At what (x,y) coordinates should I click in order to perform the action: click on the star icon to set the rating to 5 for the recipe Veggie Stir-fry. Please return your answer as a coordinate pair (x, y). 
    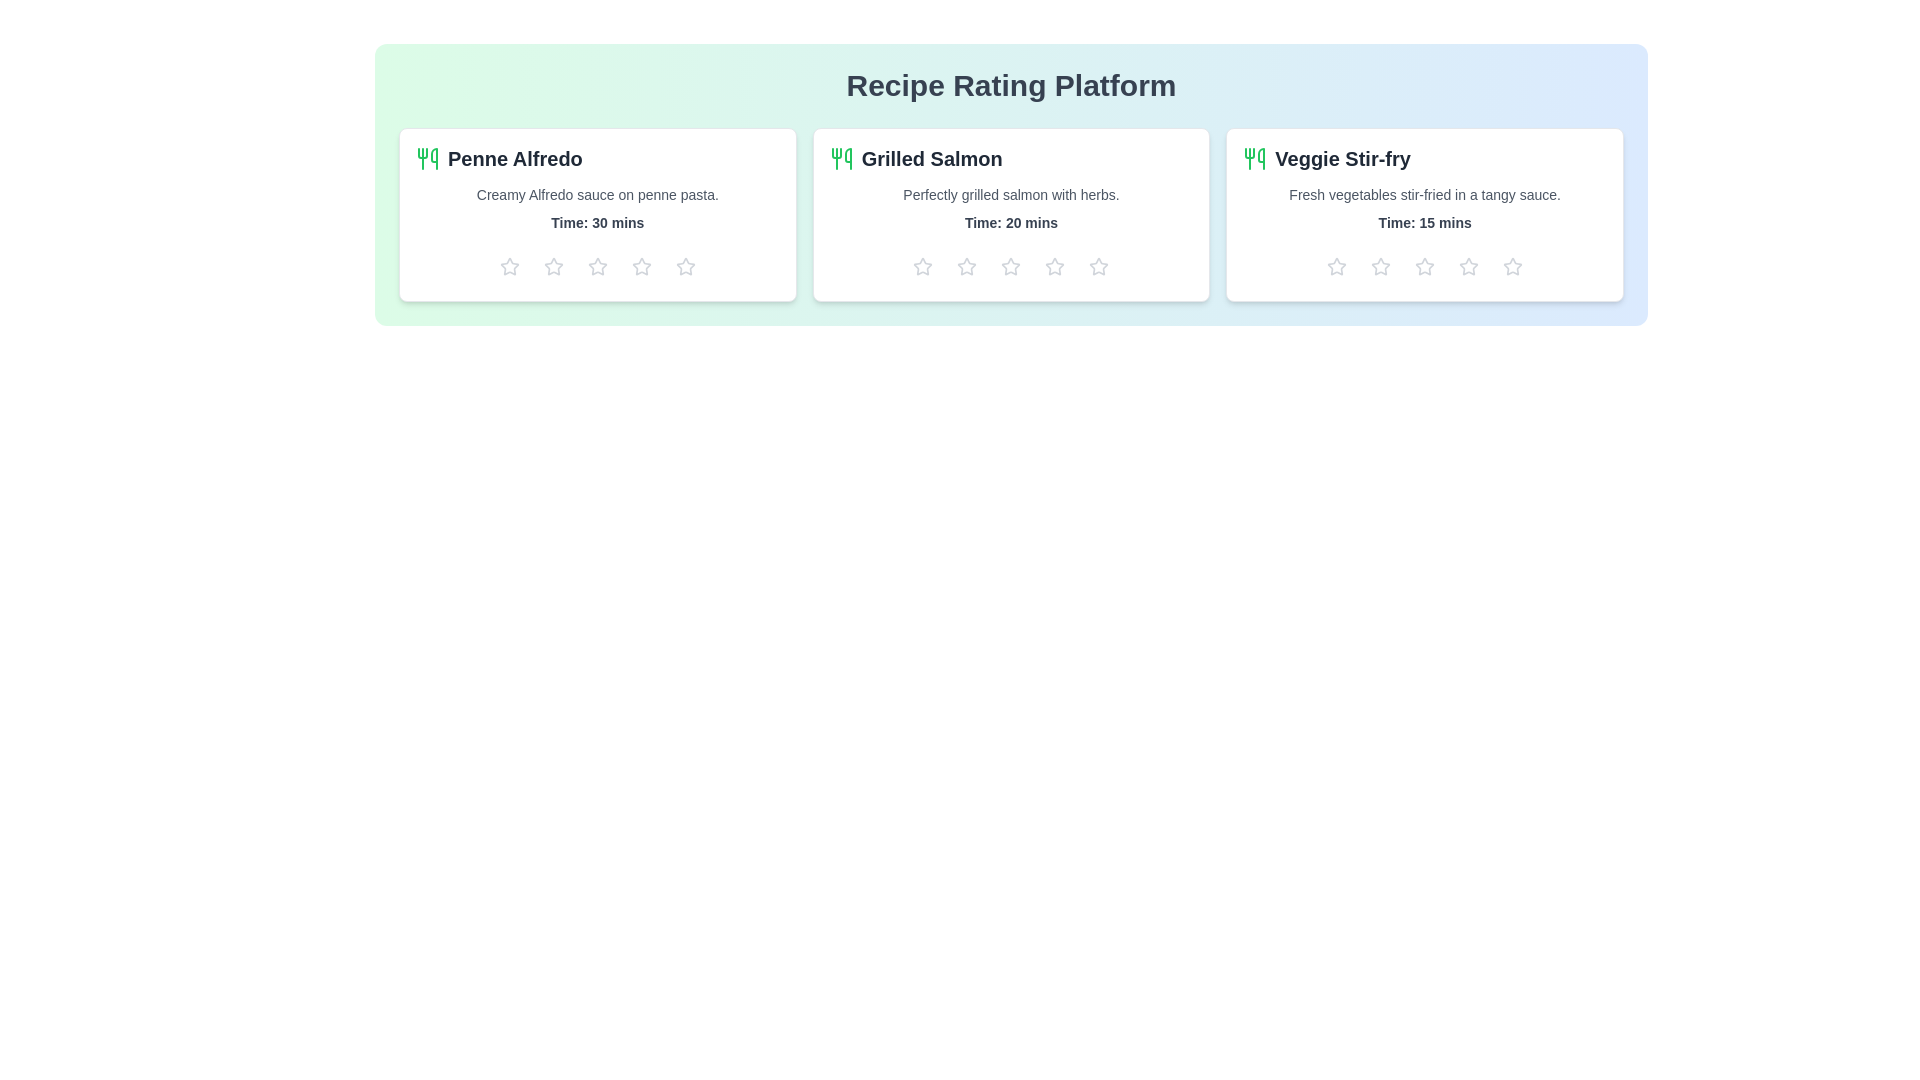
    Looking at the image, I should click on (1513, 265).